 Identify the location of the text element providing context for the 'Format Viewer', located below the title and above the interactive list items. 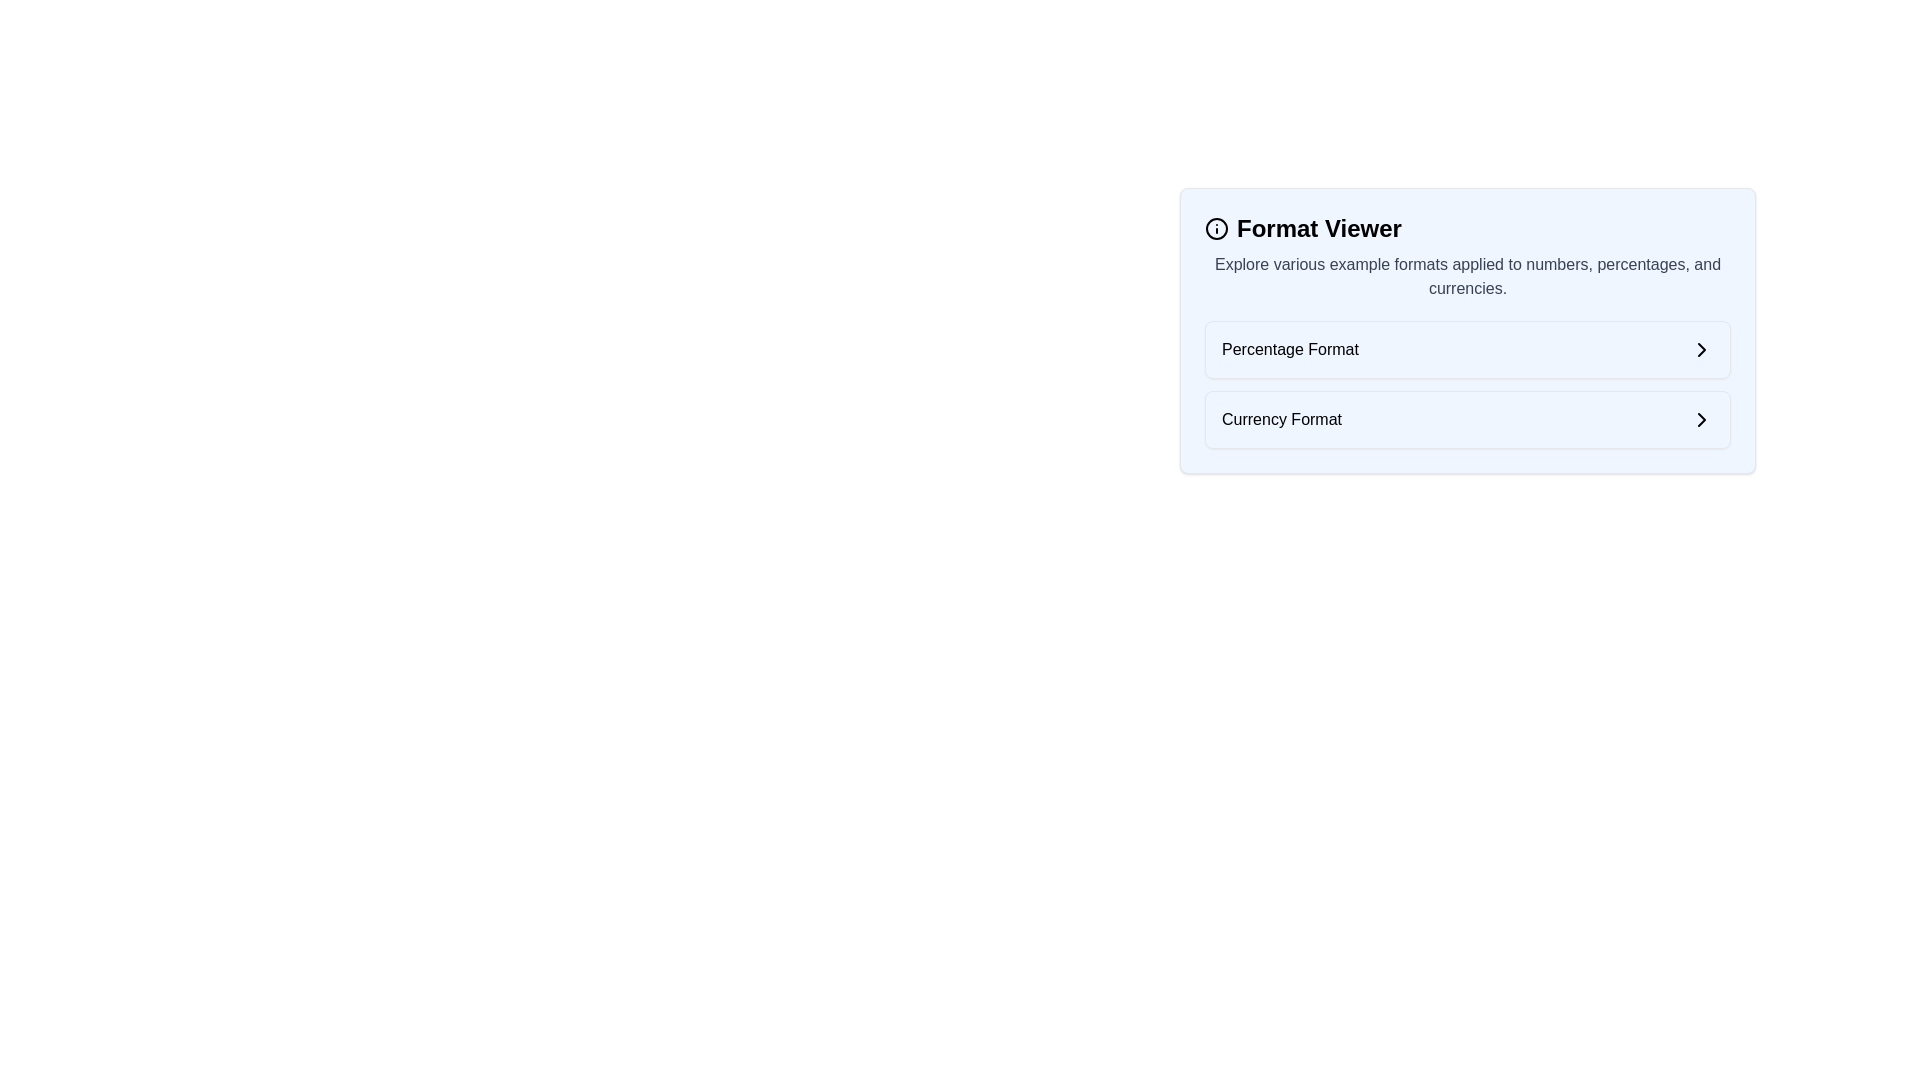
(1468, 277).